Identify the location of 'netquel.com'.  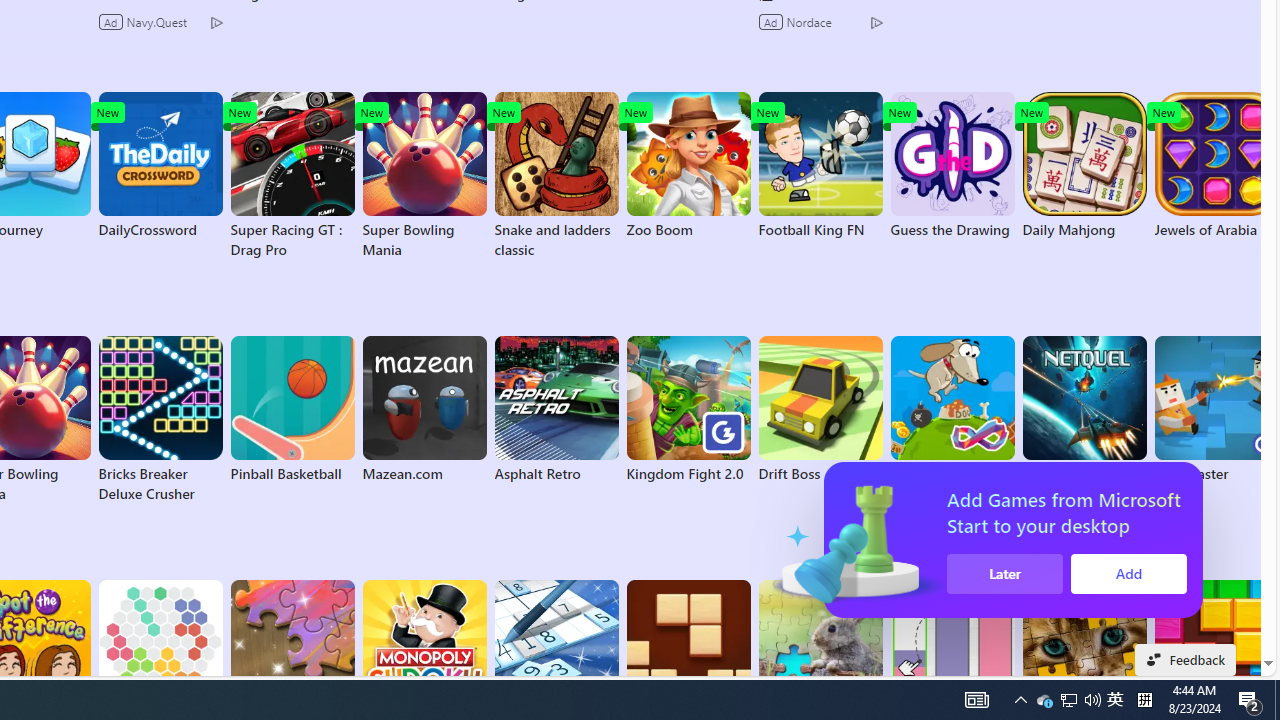
(1083, 409).